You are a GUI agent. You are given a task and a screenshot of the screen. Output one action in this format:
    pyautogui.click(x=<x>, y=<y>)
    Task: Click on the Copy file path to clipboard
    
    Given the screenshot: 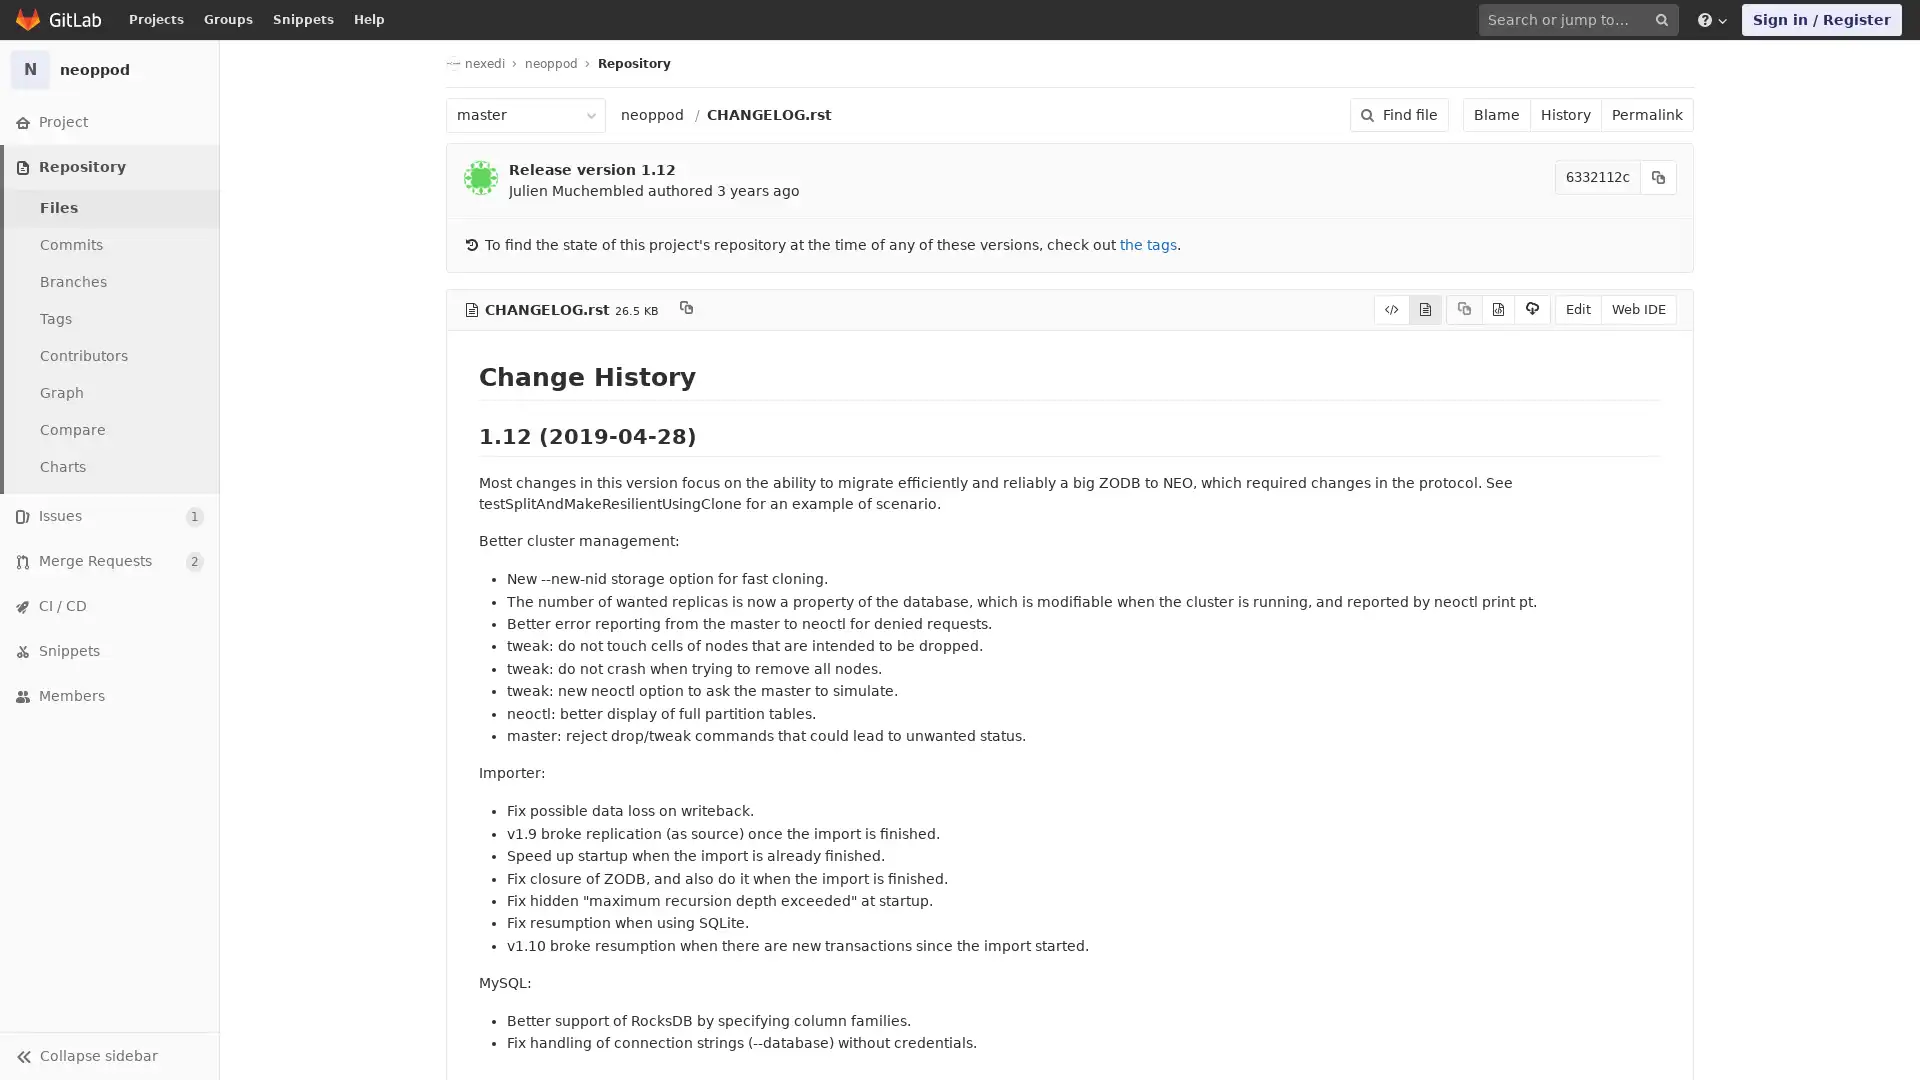 What is the action you would take?
    pyautogui.click(x=686, y=308)
    